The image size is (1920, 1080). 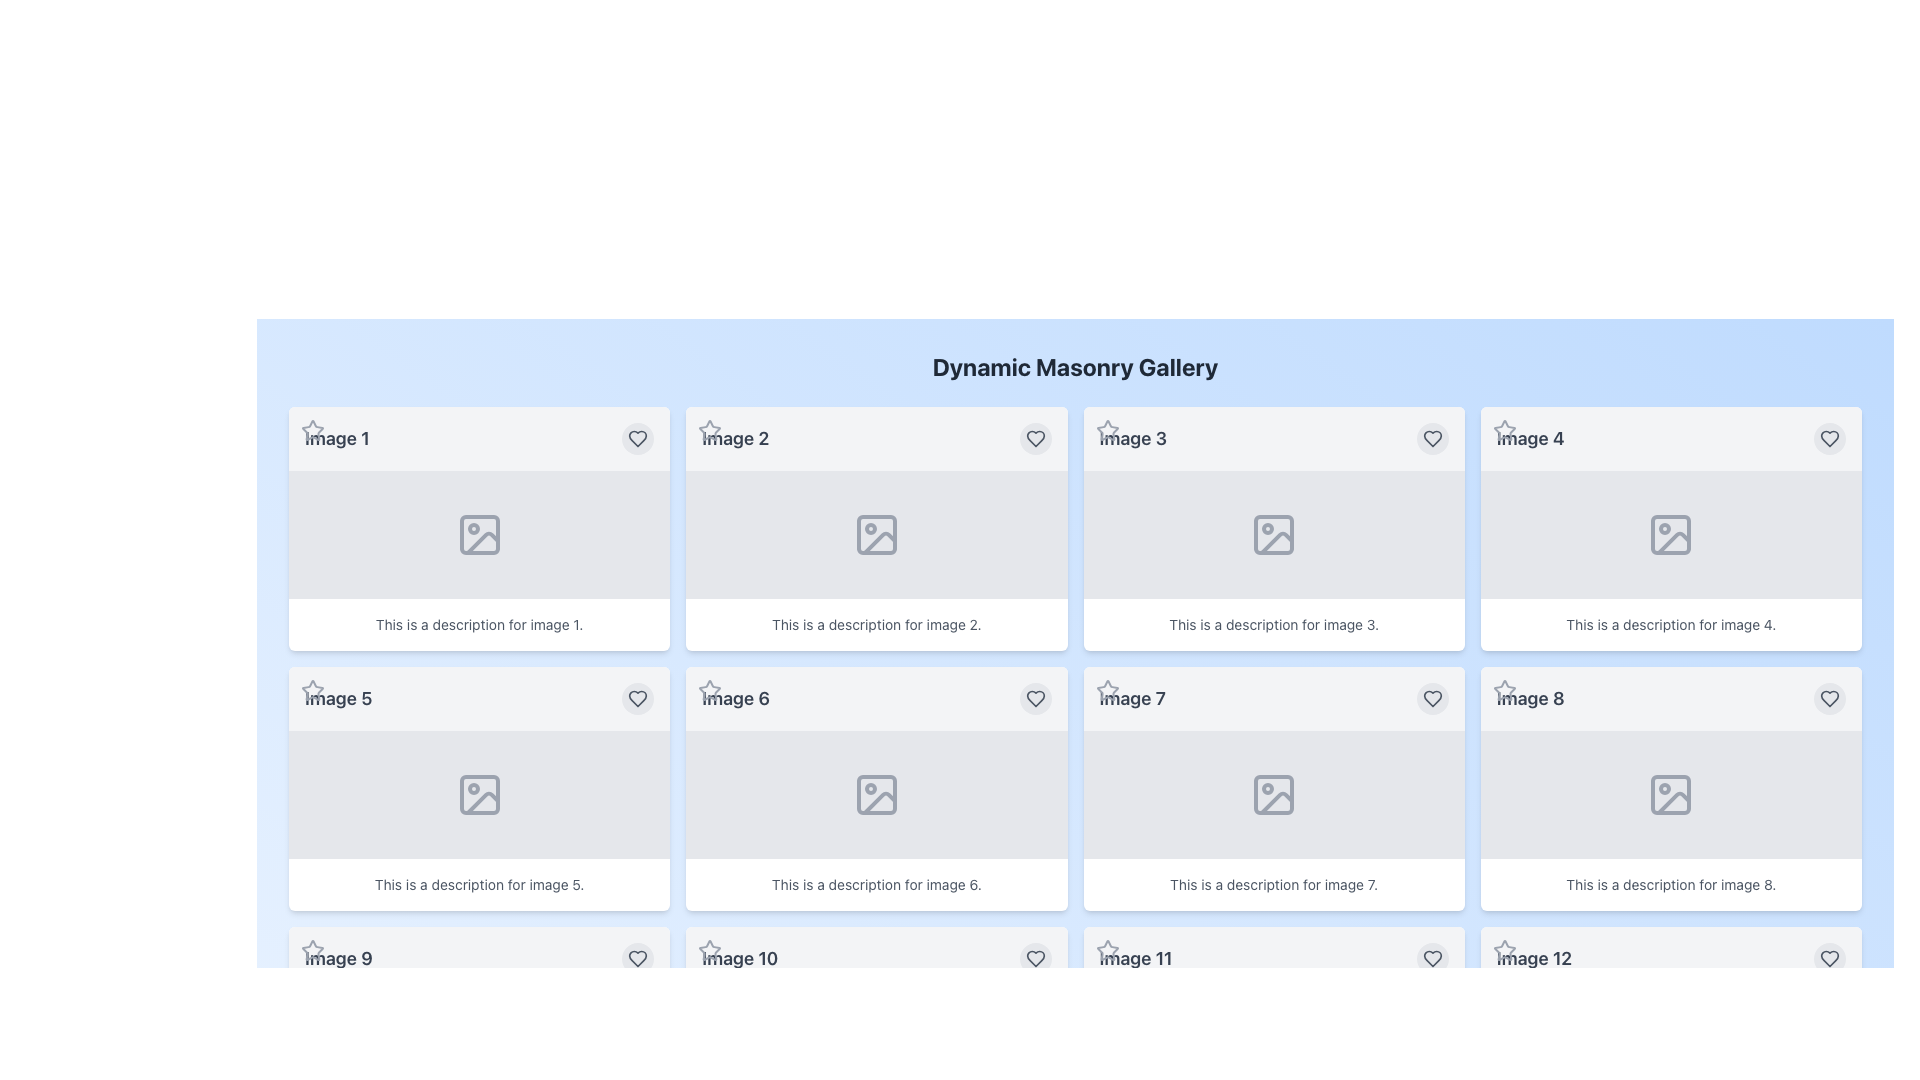 What do you see at coordinates (876, 623) in the screenshot?
I see `textual description located beneath the image placeholder for 'Image 2', which is rendered in a small, gray font and contains the text 'This is a description for image 2.'` at bounding box center [876, 623].